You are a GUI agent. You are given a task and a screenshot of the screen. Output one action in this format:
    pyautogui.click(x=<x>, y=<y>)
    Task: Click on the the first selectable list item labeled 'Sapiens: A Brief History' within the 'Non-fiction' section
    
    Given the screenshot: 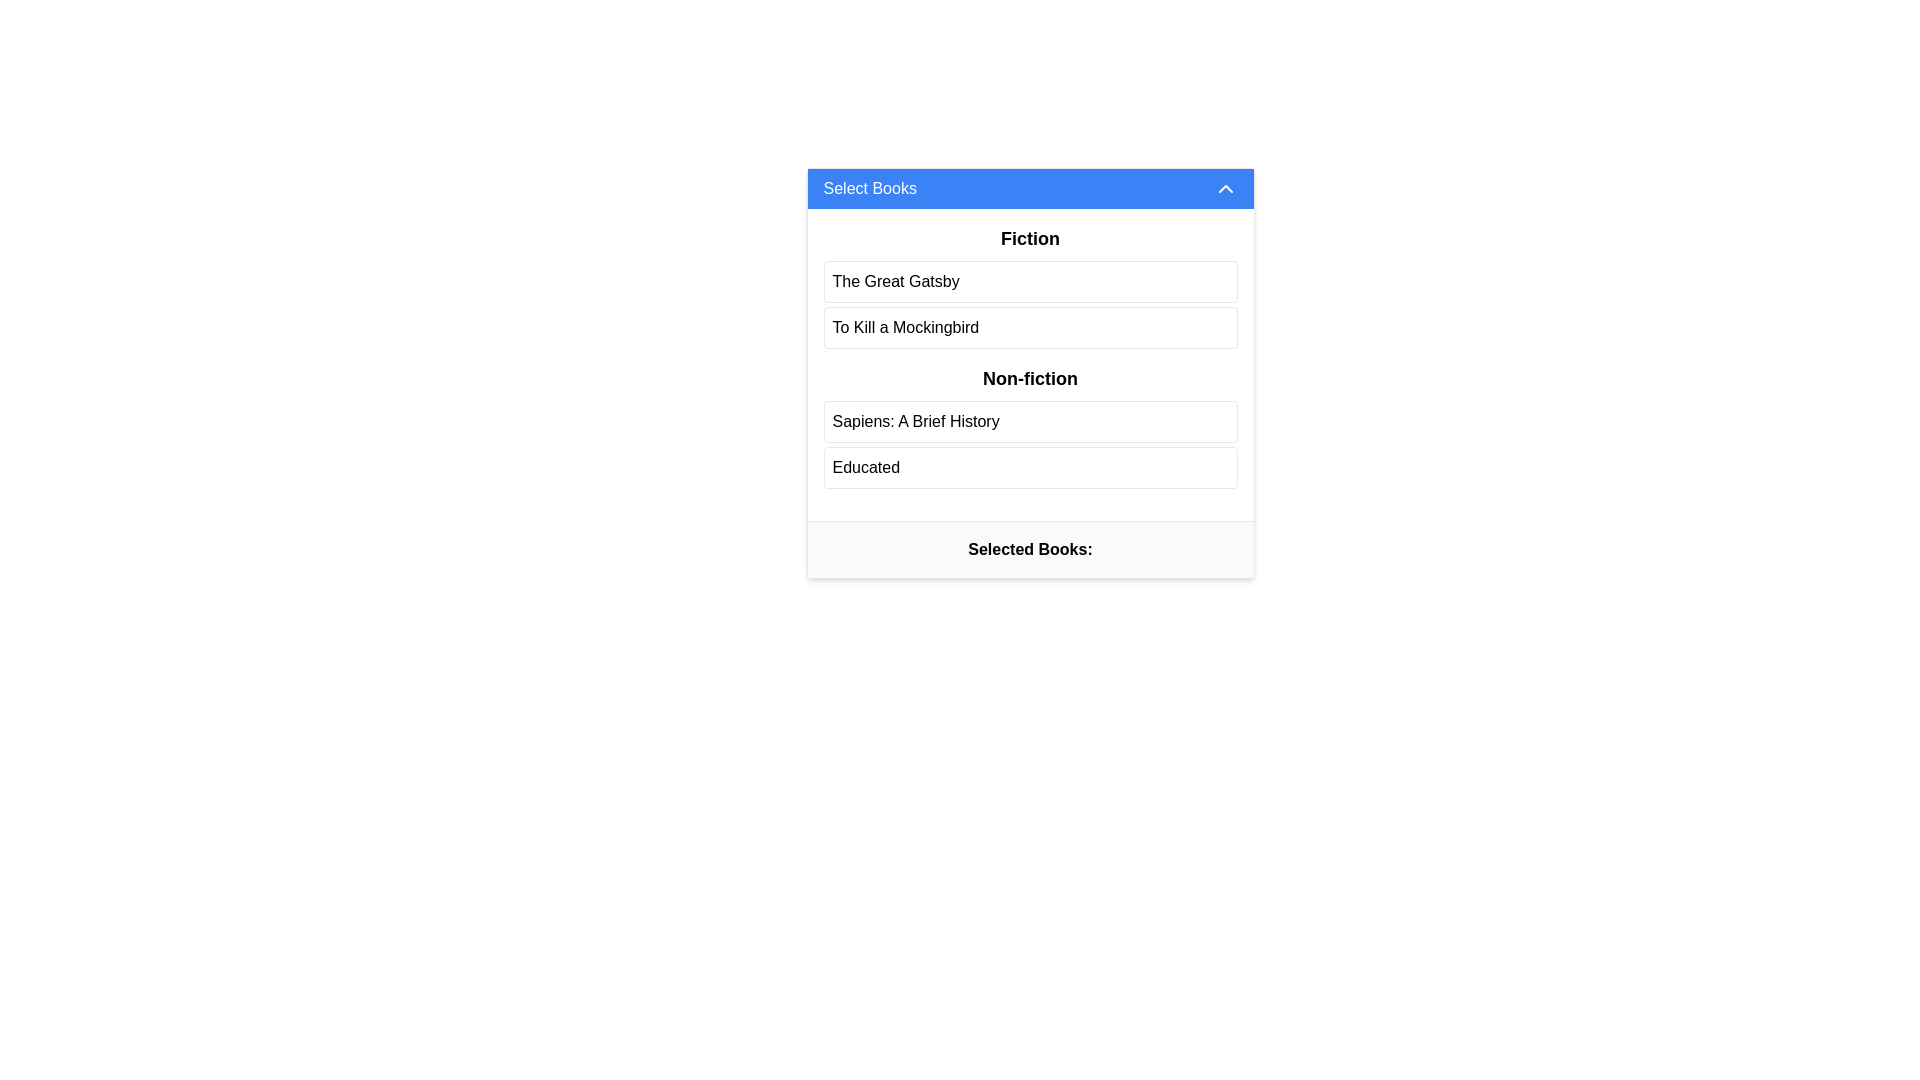 What is the action you would take?
    pyautogui.click(x=1030, y=420)
    